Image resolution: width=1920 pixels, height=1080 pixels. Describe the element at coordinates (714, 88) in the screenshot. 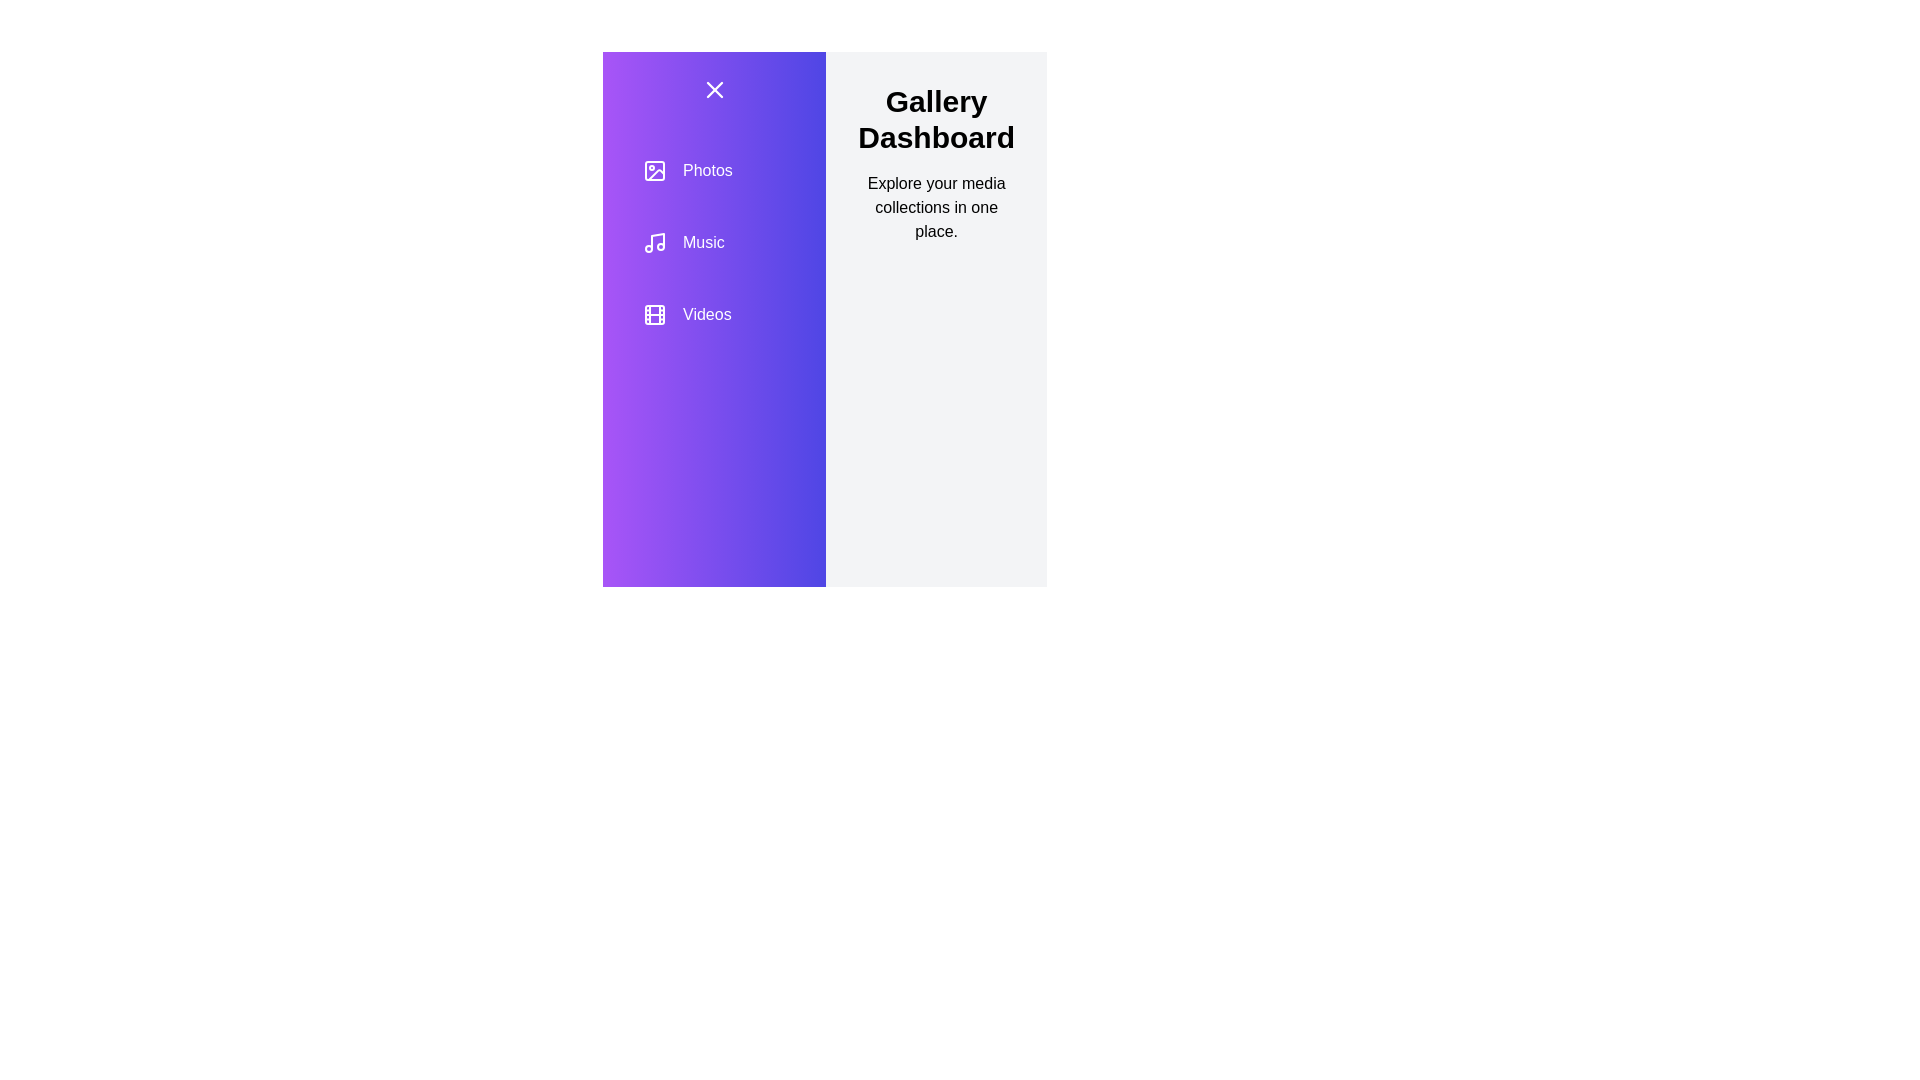

I see `the toggle button to toggle the visibility of the drawer` at that location.